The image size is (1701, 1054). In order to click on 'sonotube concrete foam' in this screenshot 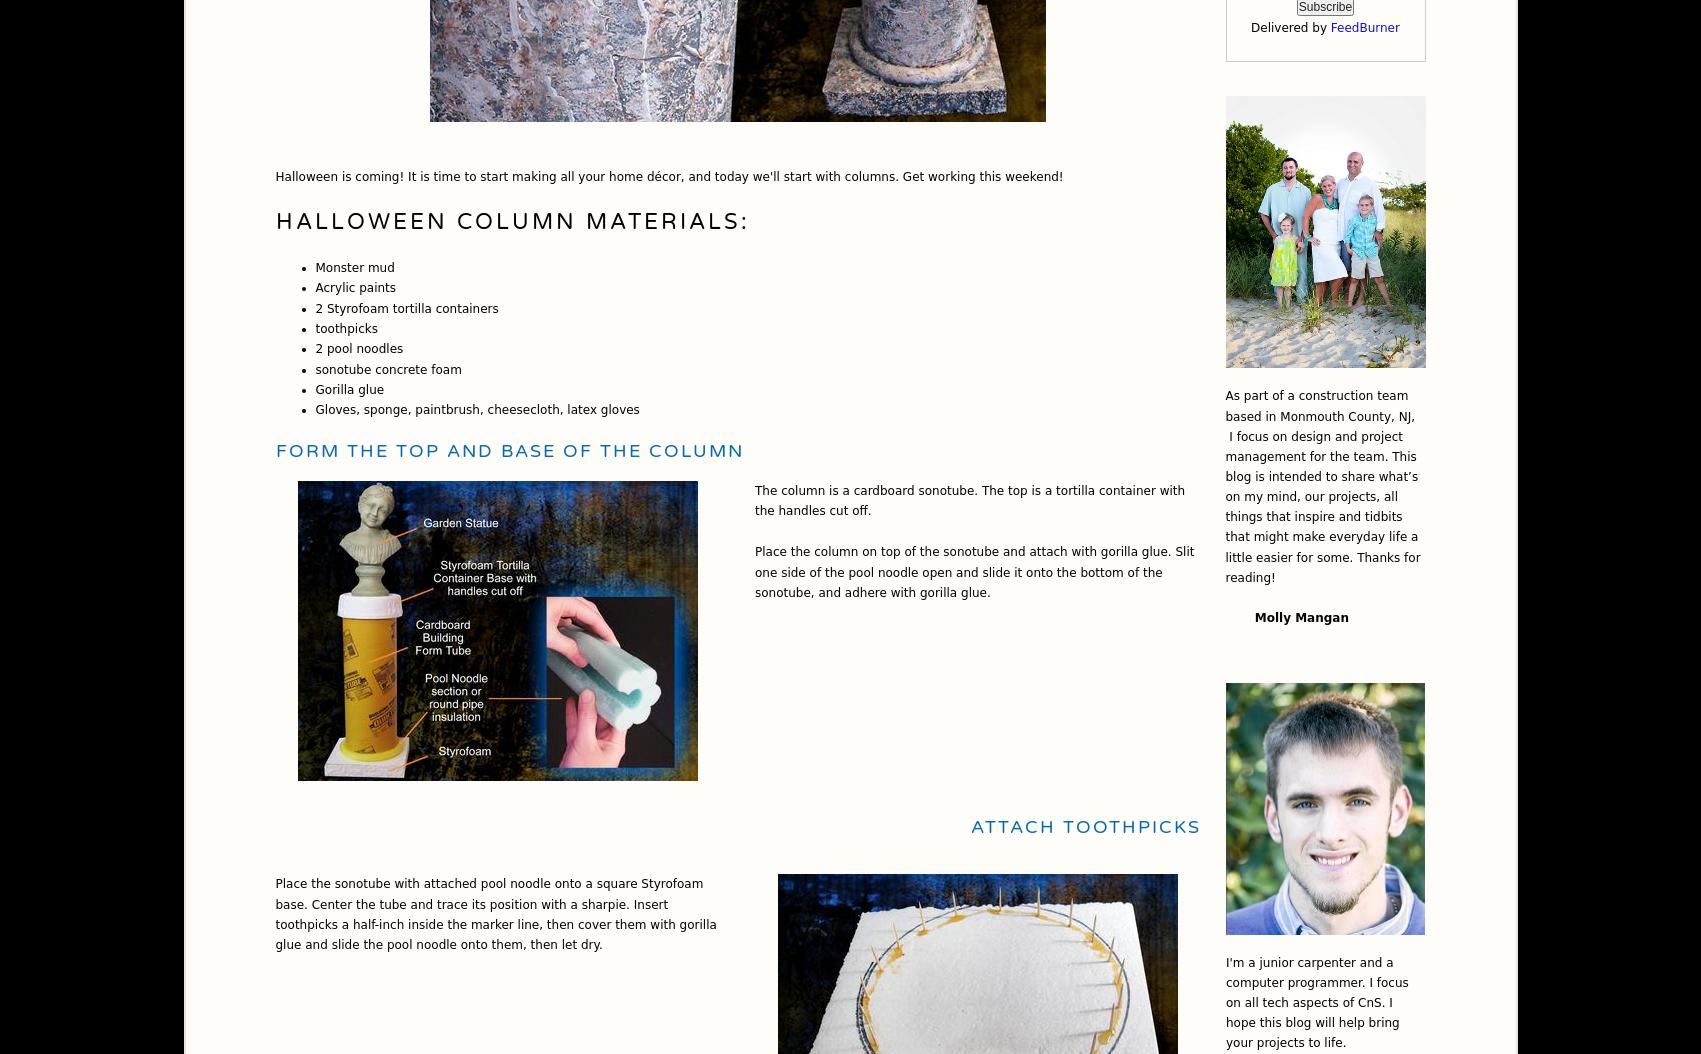, I will do `click(386, 369)`.